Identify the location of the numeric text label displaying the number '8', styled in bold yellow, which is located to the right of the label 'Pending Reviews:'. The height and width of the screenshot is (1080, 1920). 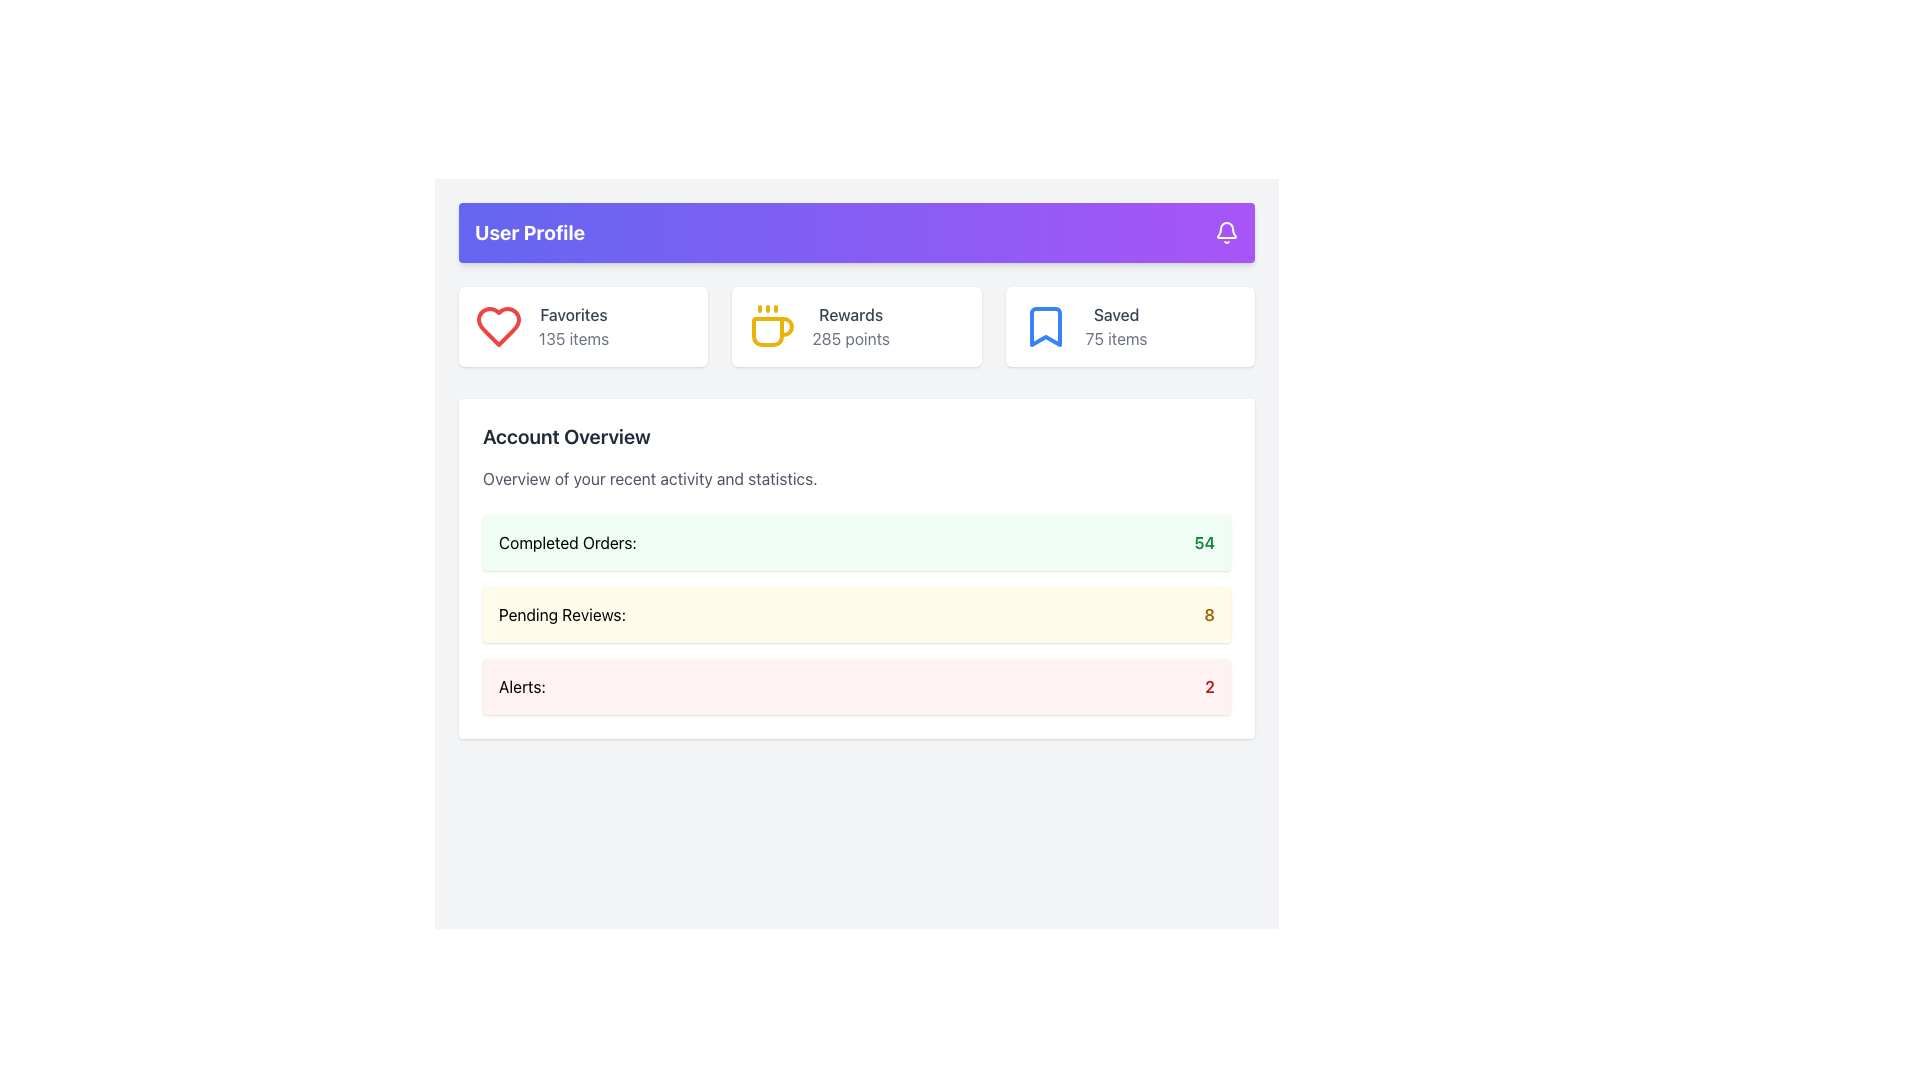
(1208, 613).